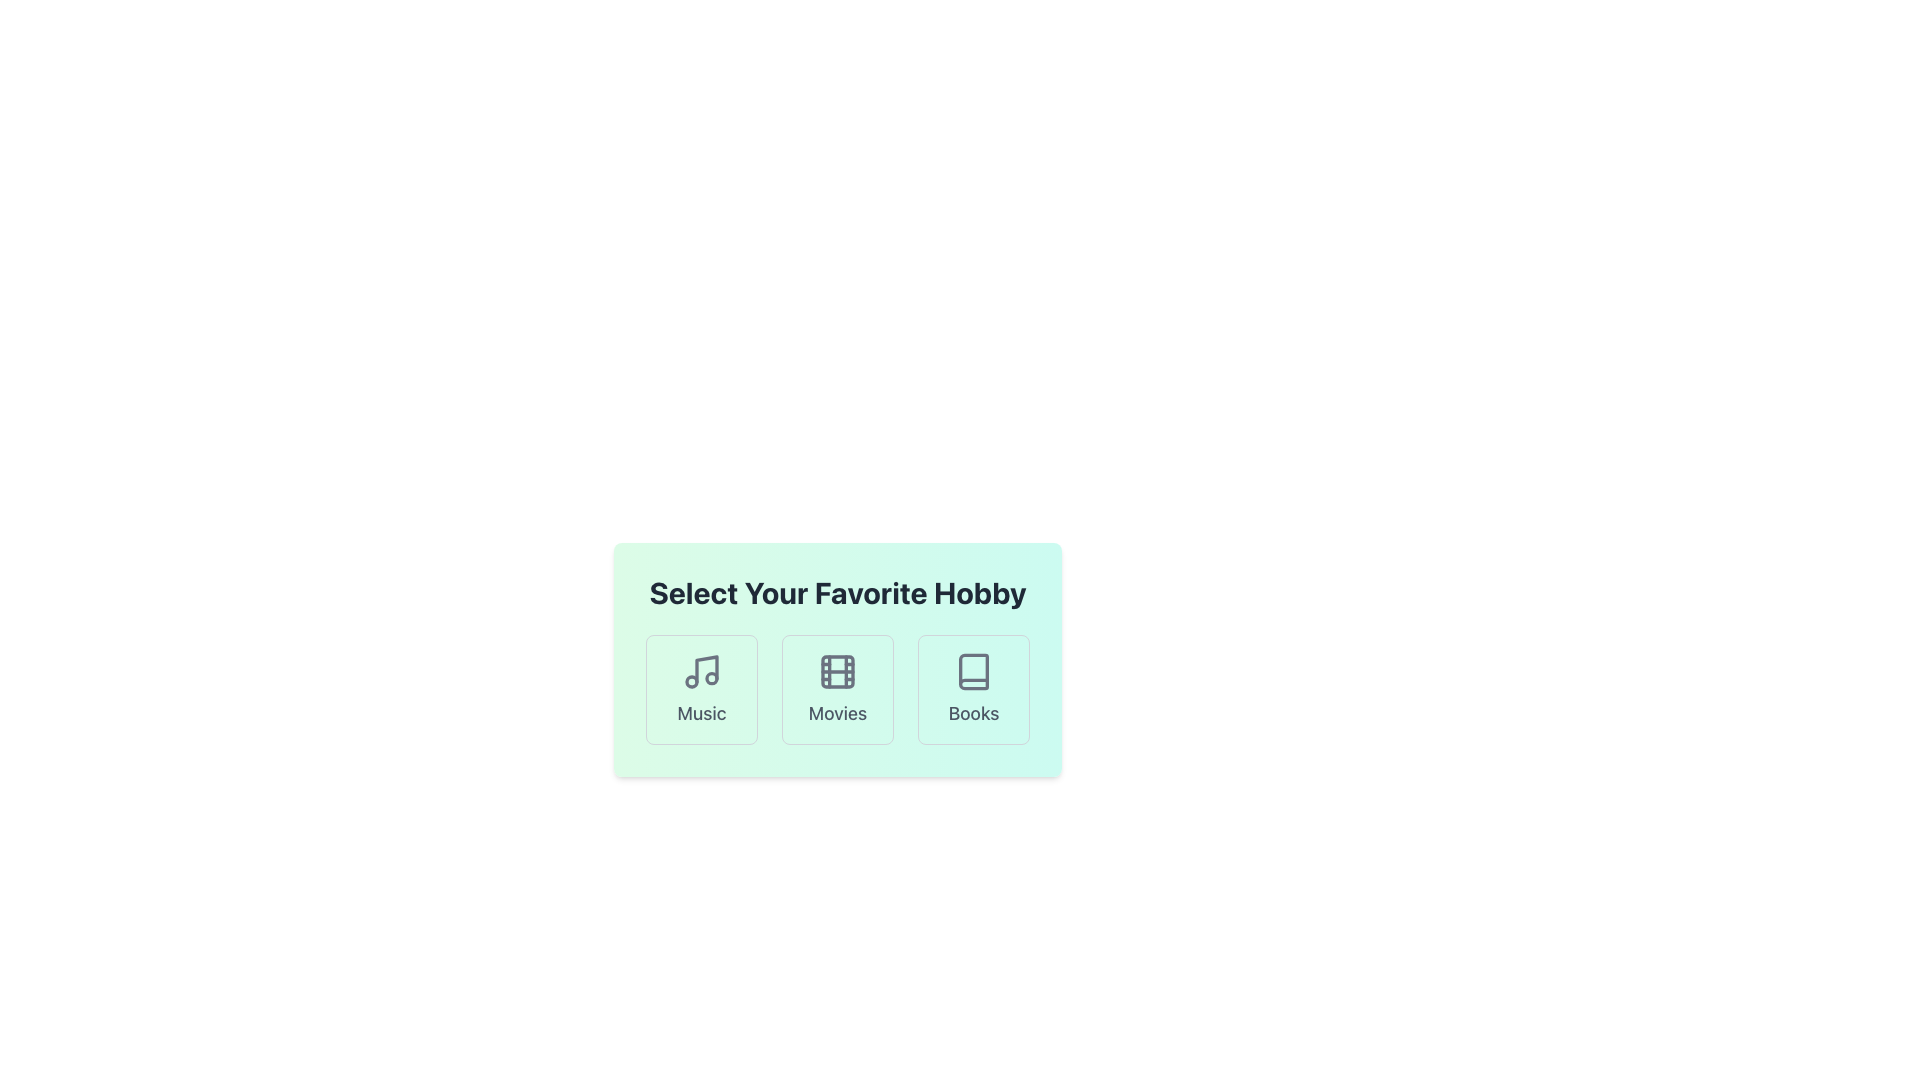 The height and width of the screenshot is (1080, 1920). What do you see at coordinates (838, 592) in the screenshot?
I see `heading text 'Select Your Favorite Hobby' which is prominently displayed in a bold and large font at the top-middle position of the card-style component` at bounding box center [838, 592].